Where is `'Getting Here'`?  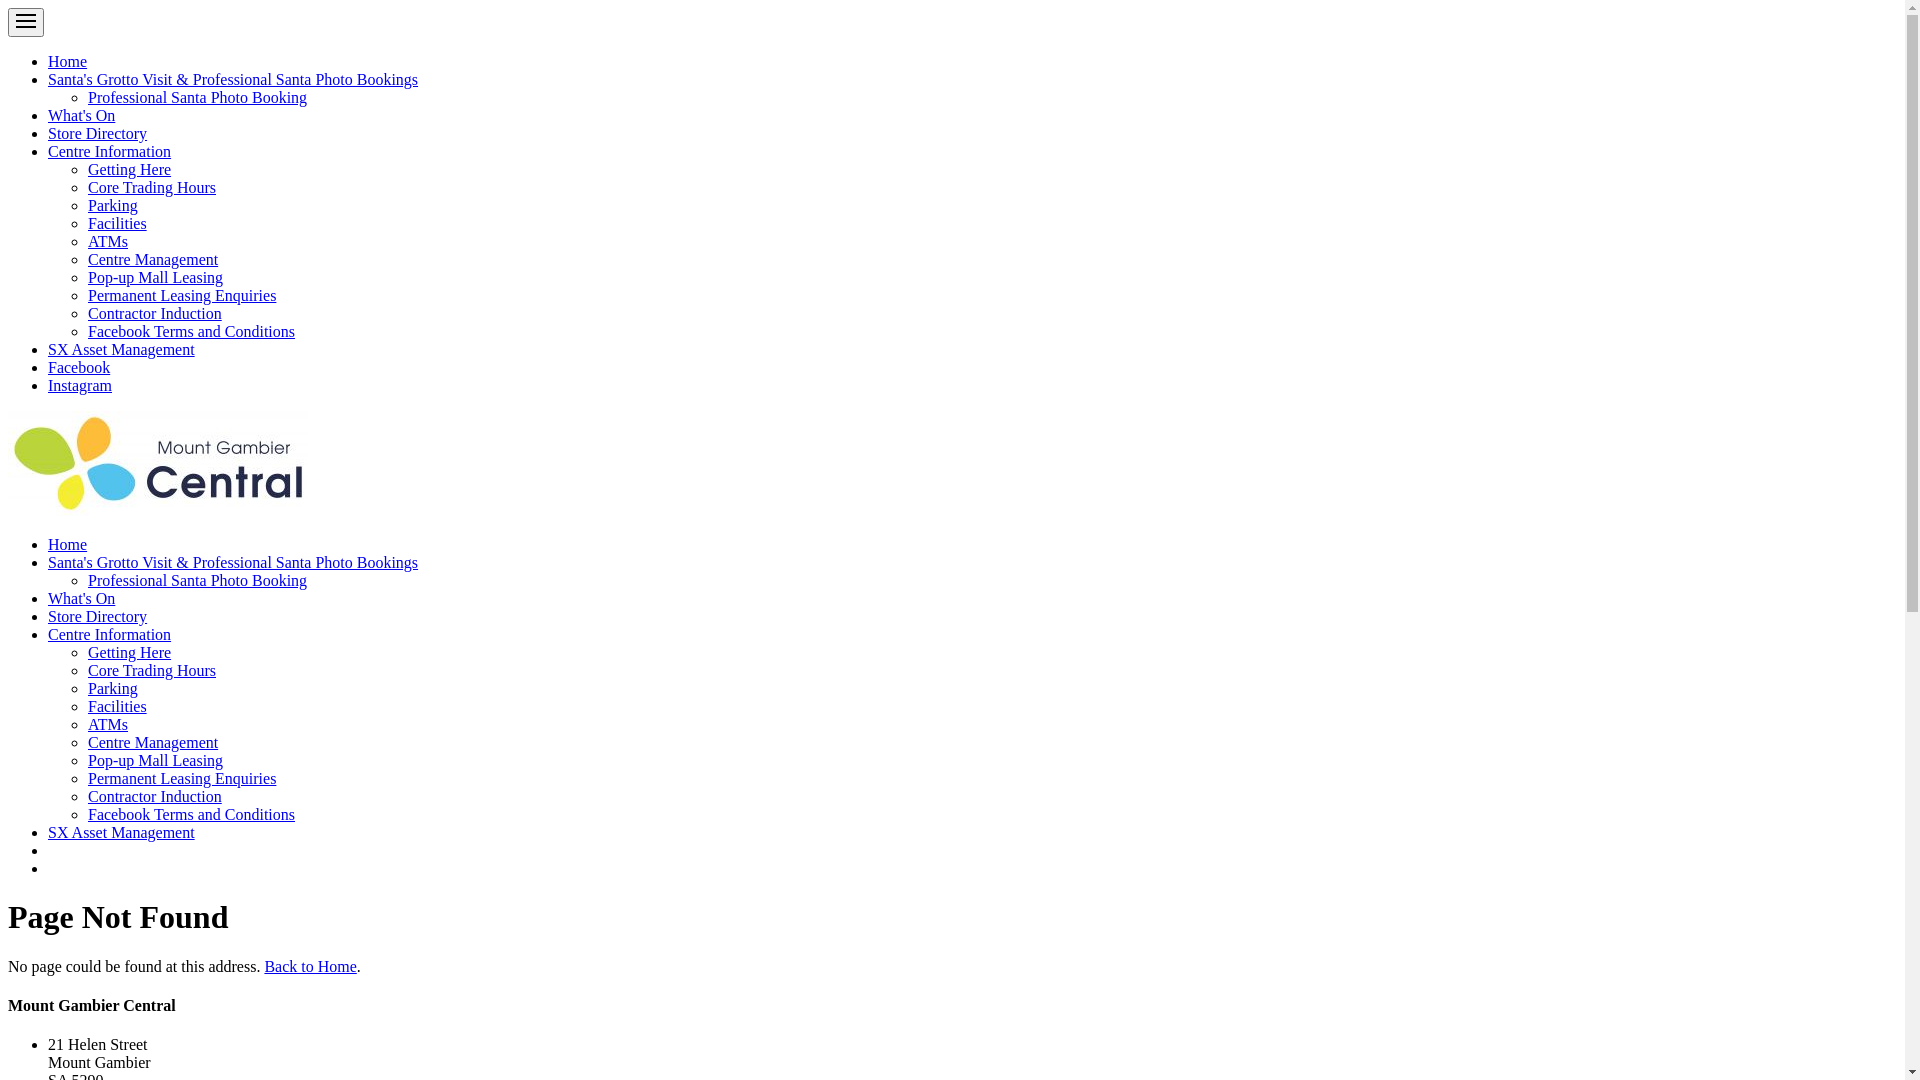
'Getting Here' is located at coordinates (128, 652).